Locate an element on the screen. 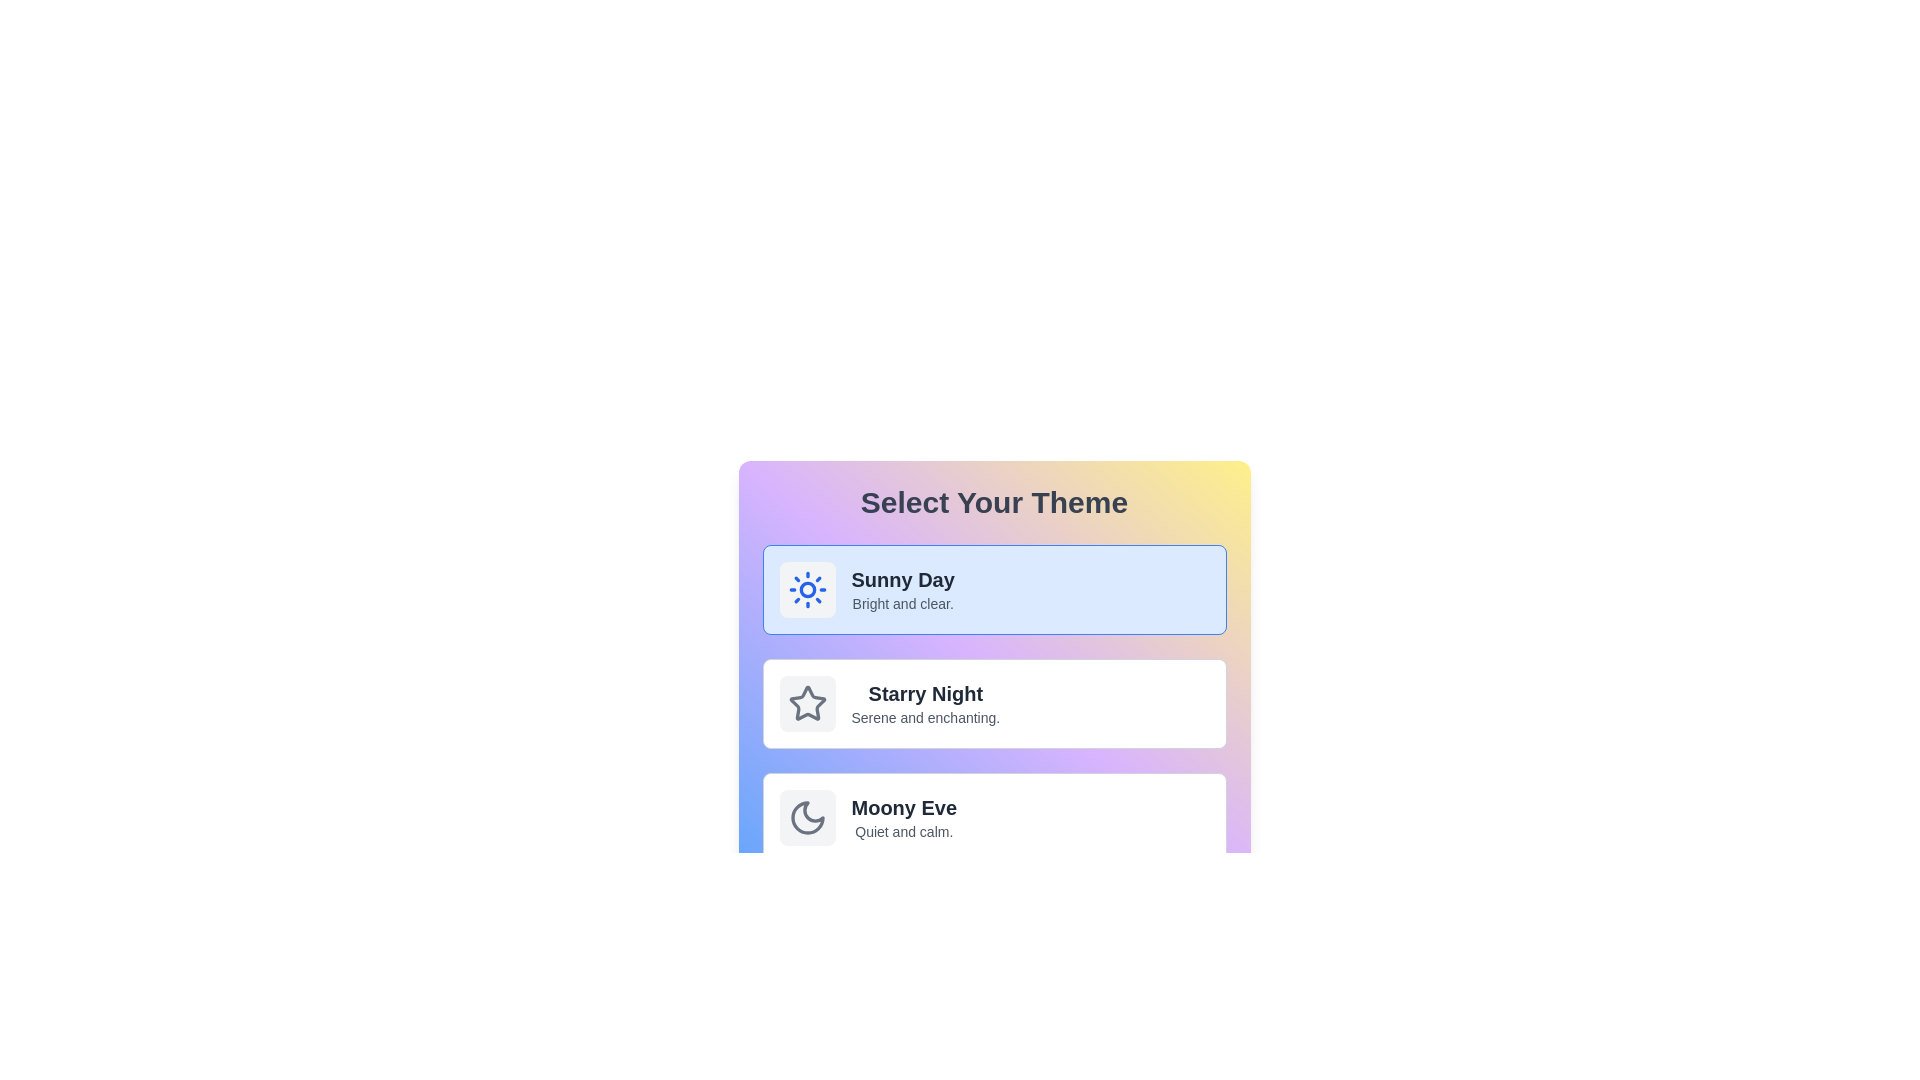 Image resolution: width=1920 pixels, height=1080 pixels. the static text label that provides additional information about the theme option 'Sunny Day', positioned below the text 'Sunny Day' in the card layout is located at coordinates (902, 603).